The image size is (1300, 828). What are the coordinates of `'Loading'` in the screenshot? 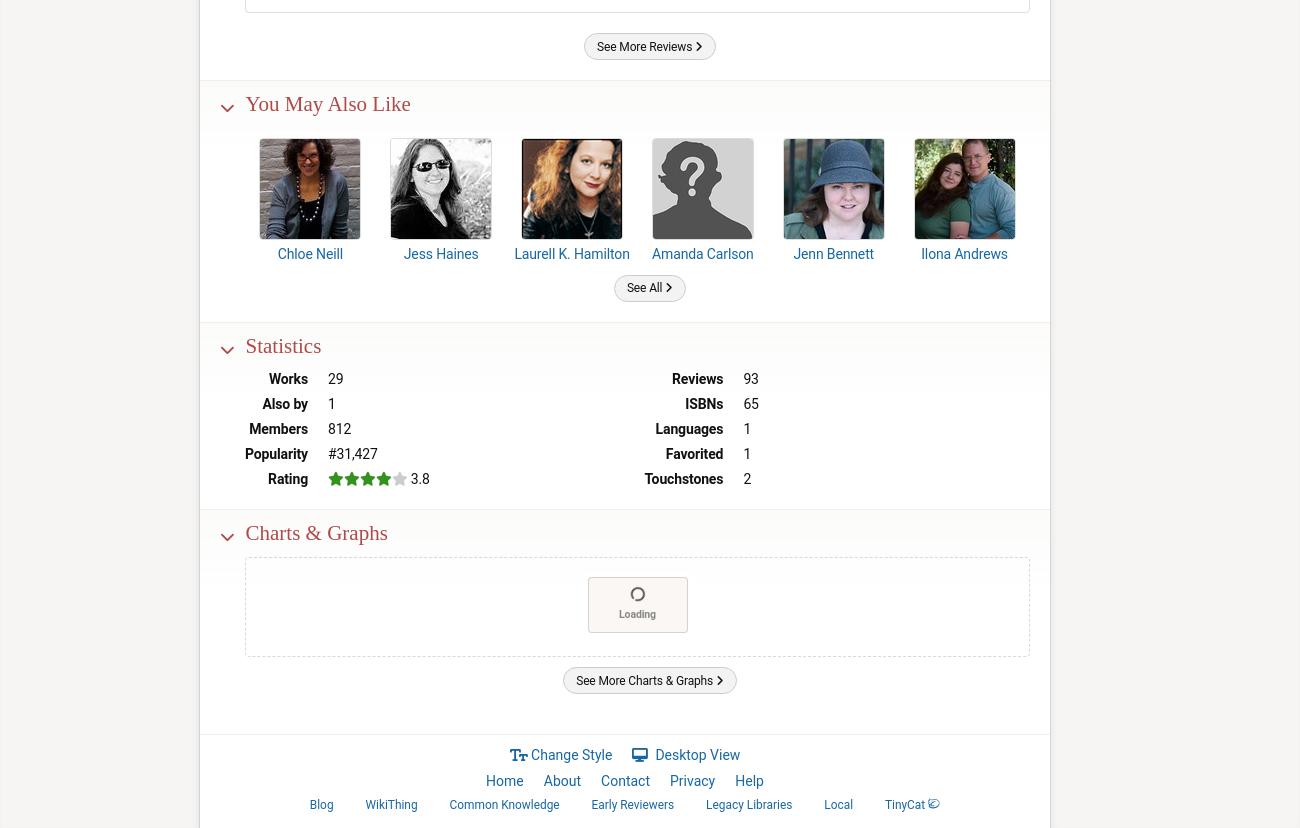 It's located at (637, 612).